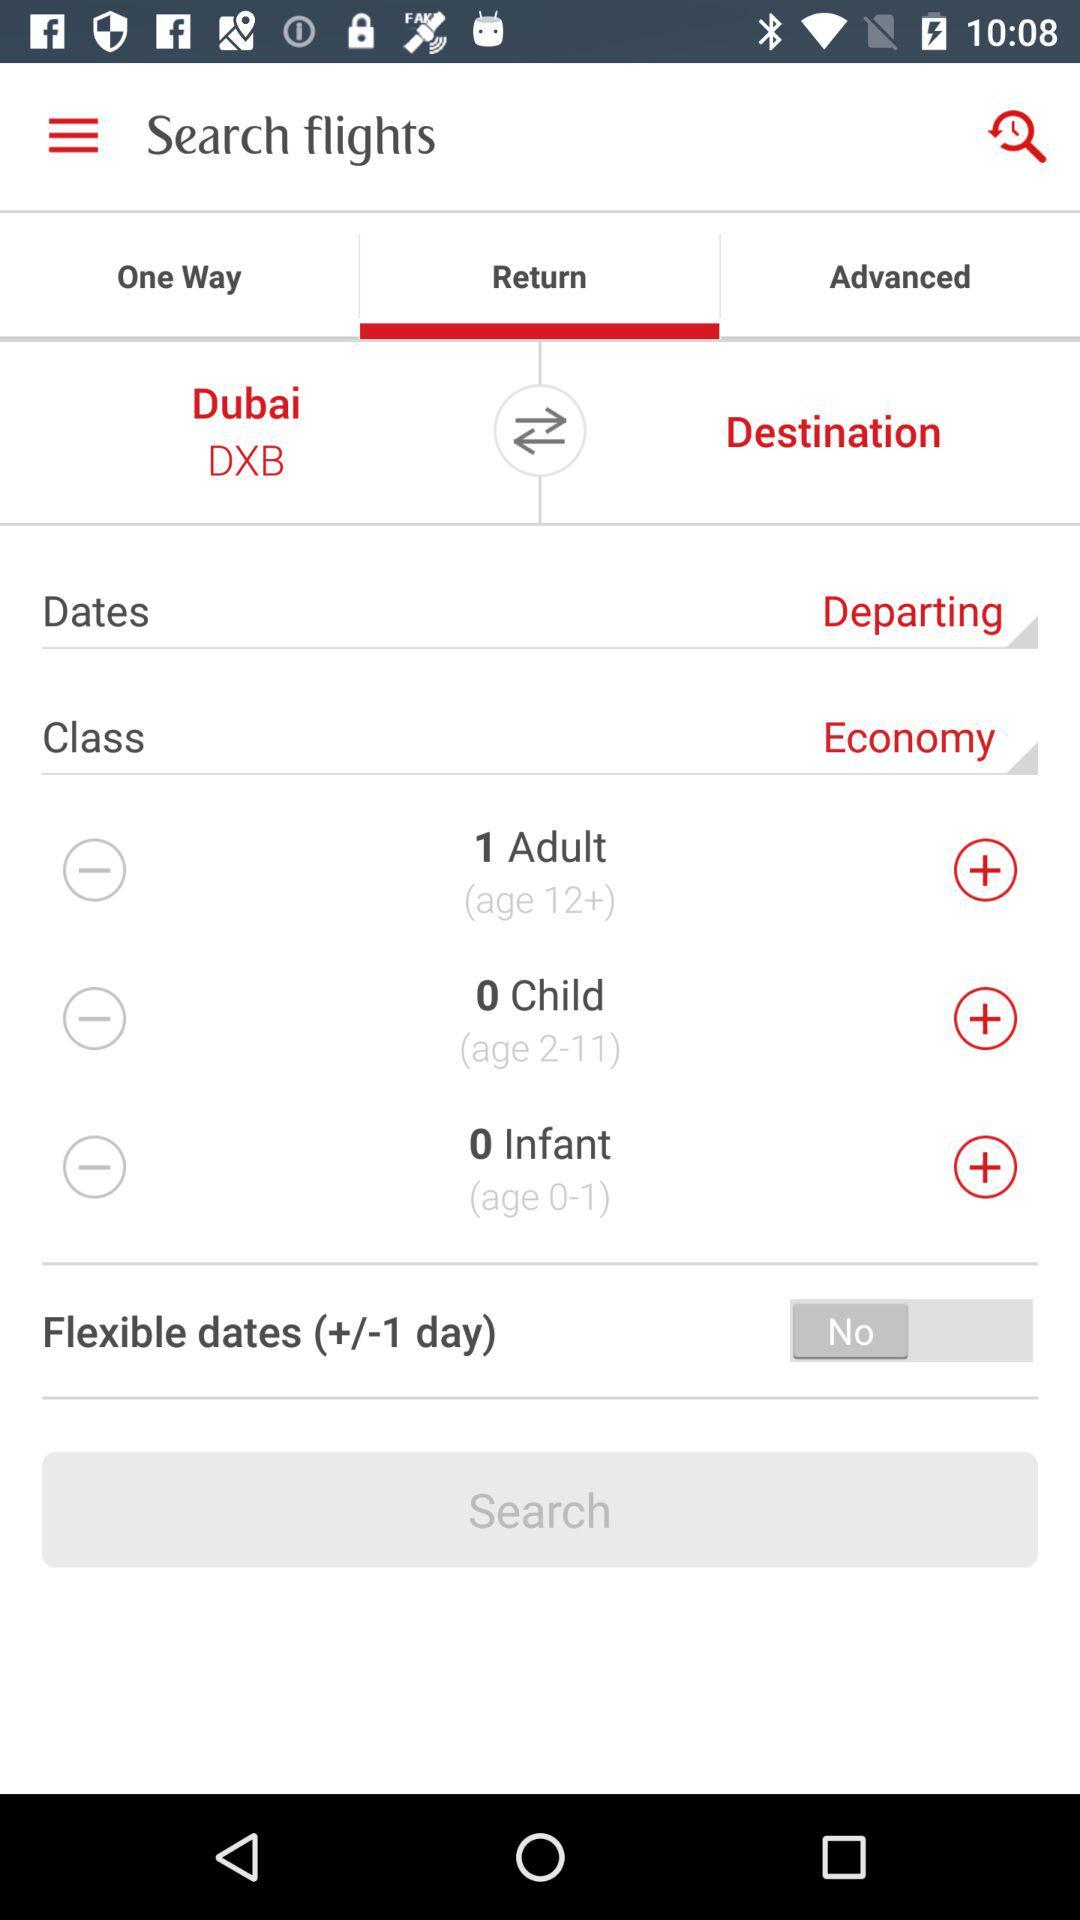 The image size is (1080, 1920). What do you see at coordinates (94, 869) in the screenshot?
I see `the minus icon` at bounding box center [94, 869].